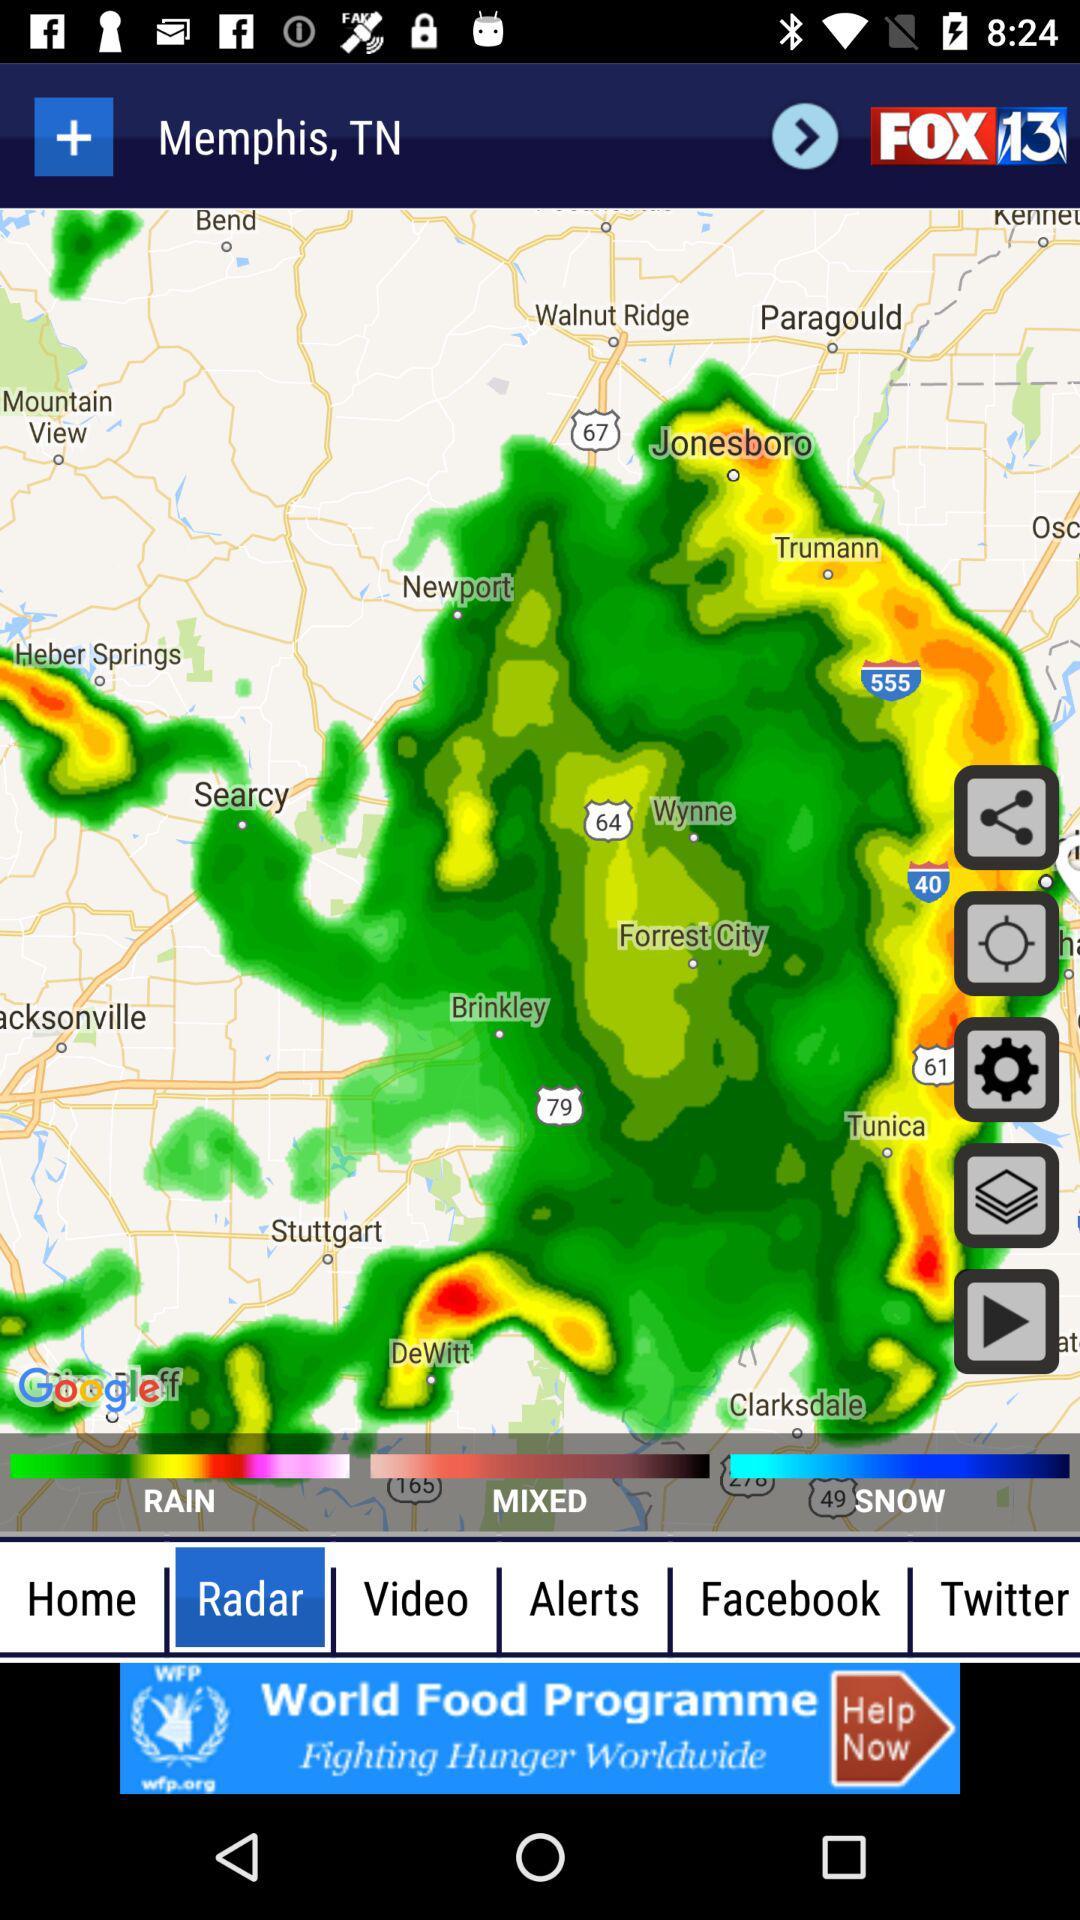  What do you see at coordinates (540, 1727) in the screenshot?
I see `advert` at bounding box center [540, 1727].